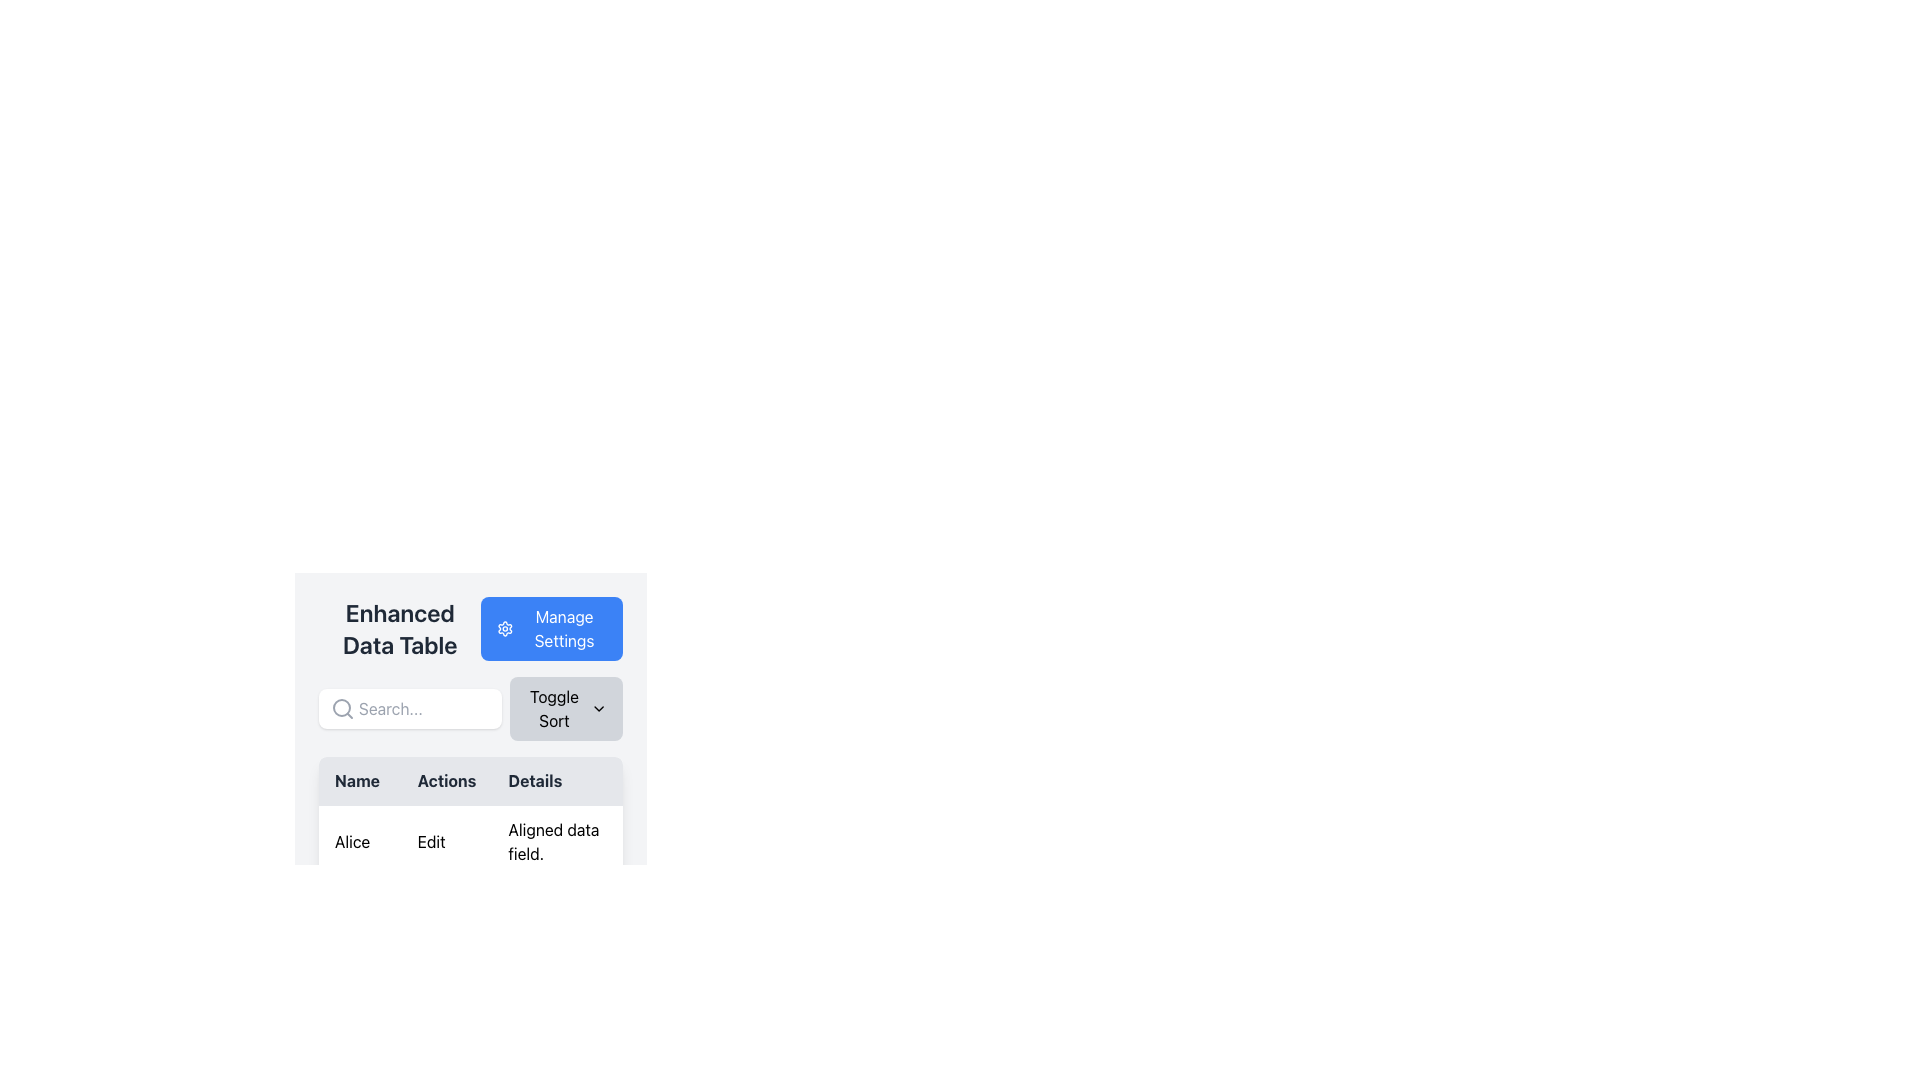  I want to click on the Dropdown Button located beneath the 'Enhanced Data Table' title, so click(469, 708).